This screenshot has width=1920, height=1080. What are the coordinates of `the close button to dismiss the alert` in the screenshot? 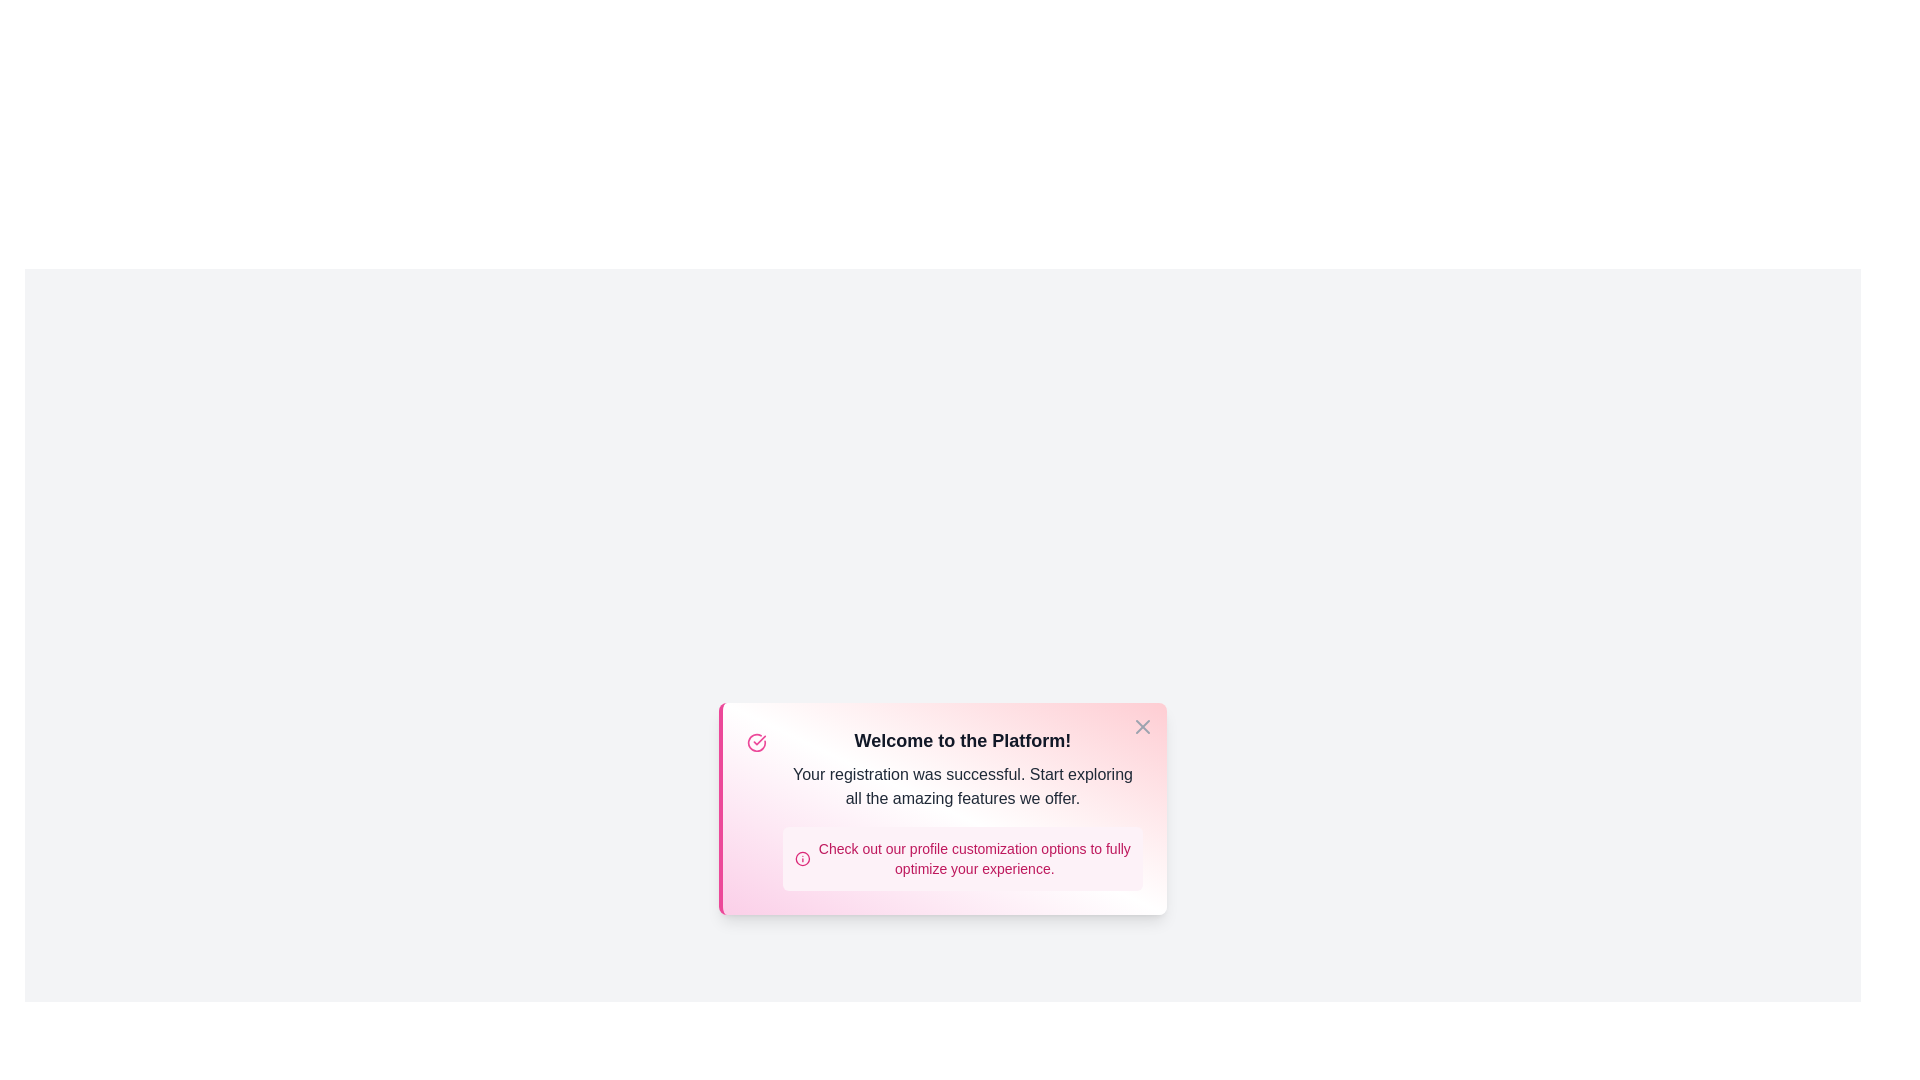 It's located at (1142, 726).